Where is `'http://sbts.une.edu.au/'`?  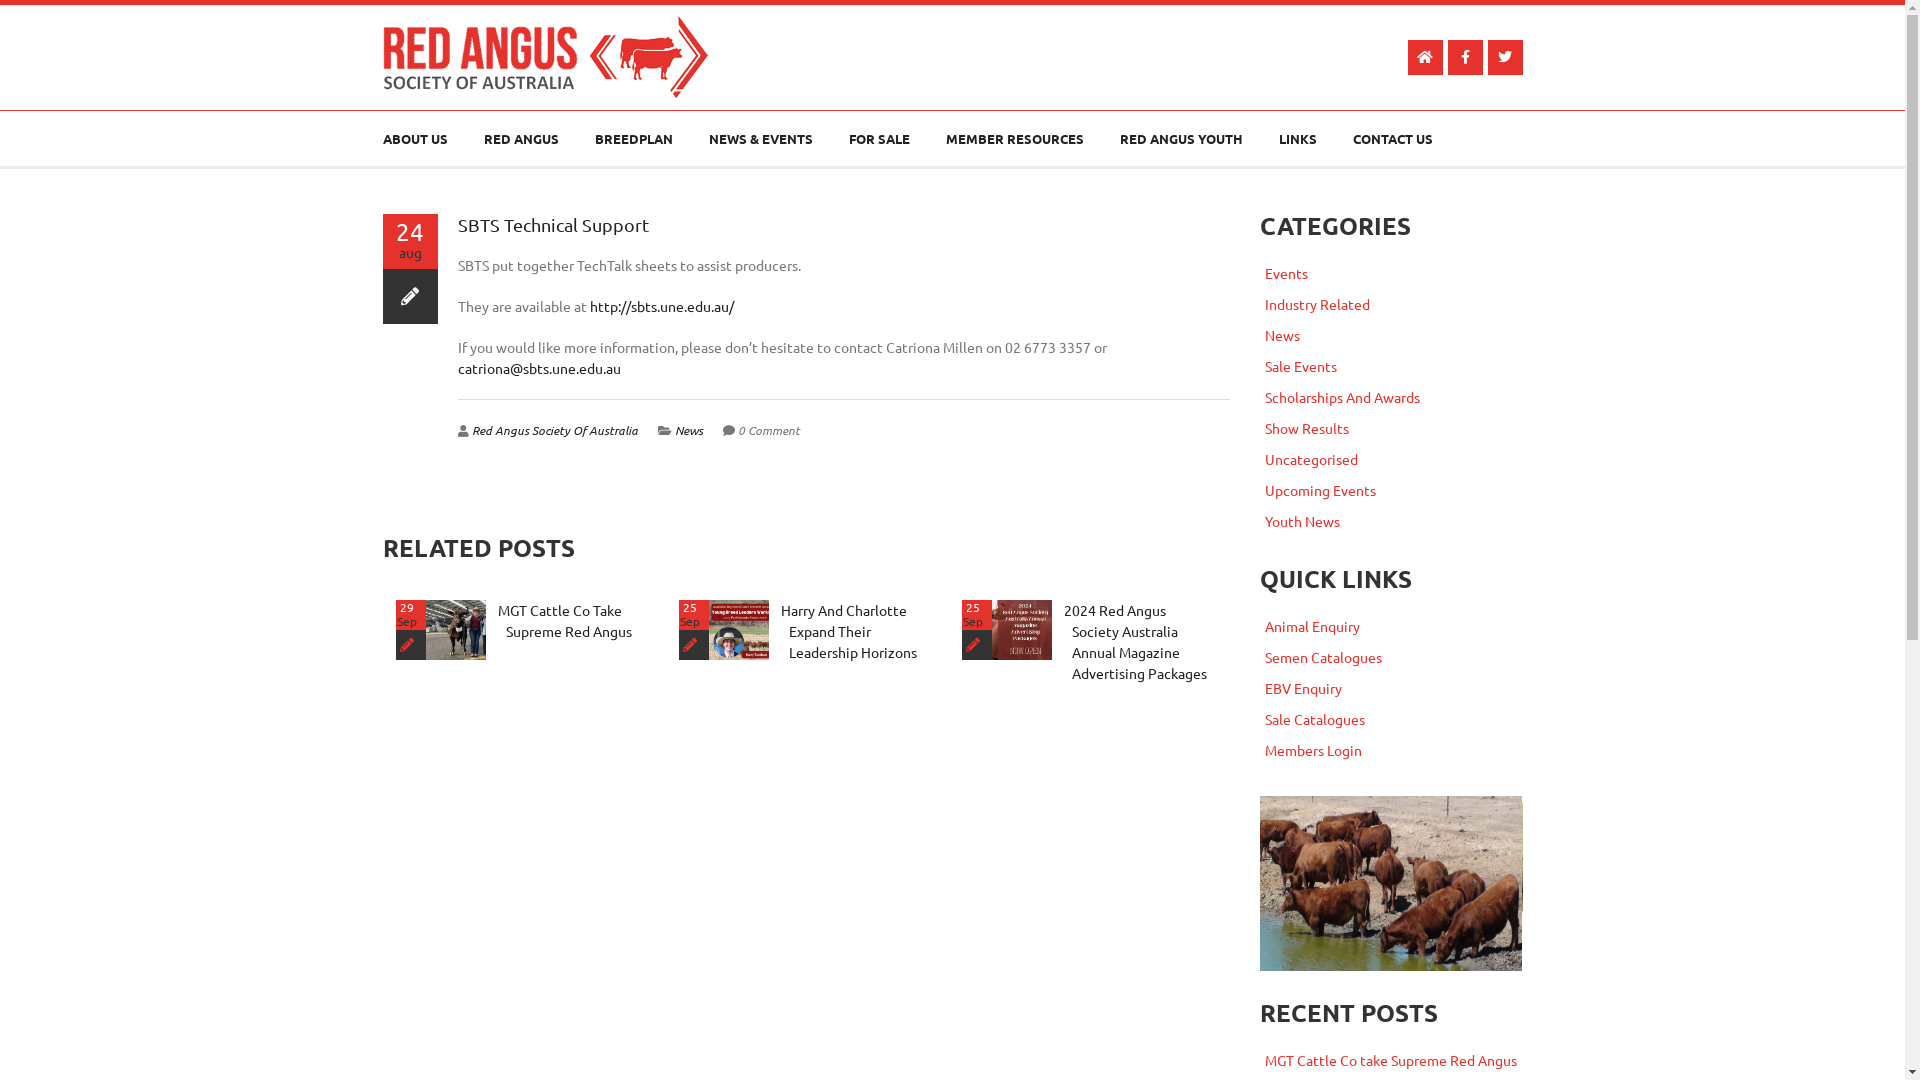 'http://sbts.une.edu.au/' is located at coordinates (662, 305).